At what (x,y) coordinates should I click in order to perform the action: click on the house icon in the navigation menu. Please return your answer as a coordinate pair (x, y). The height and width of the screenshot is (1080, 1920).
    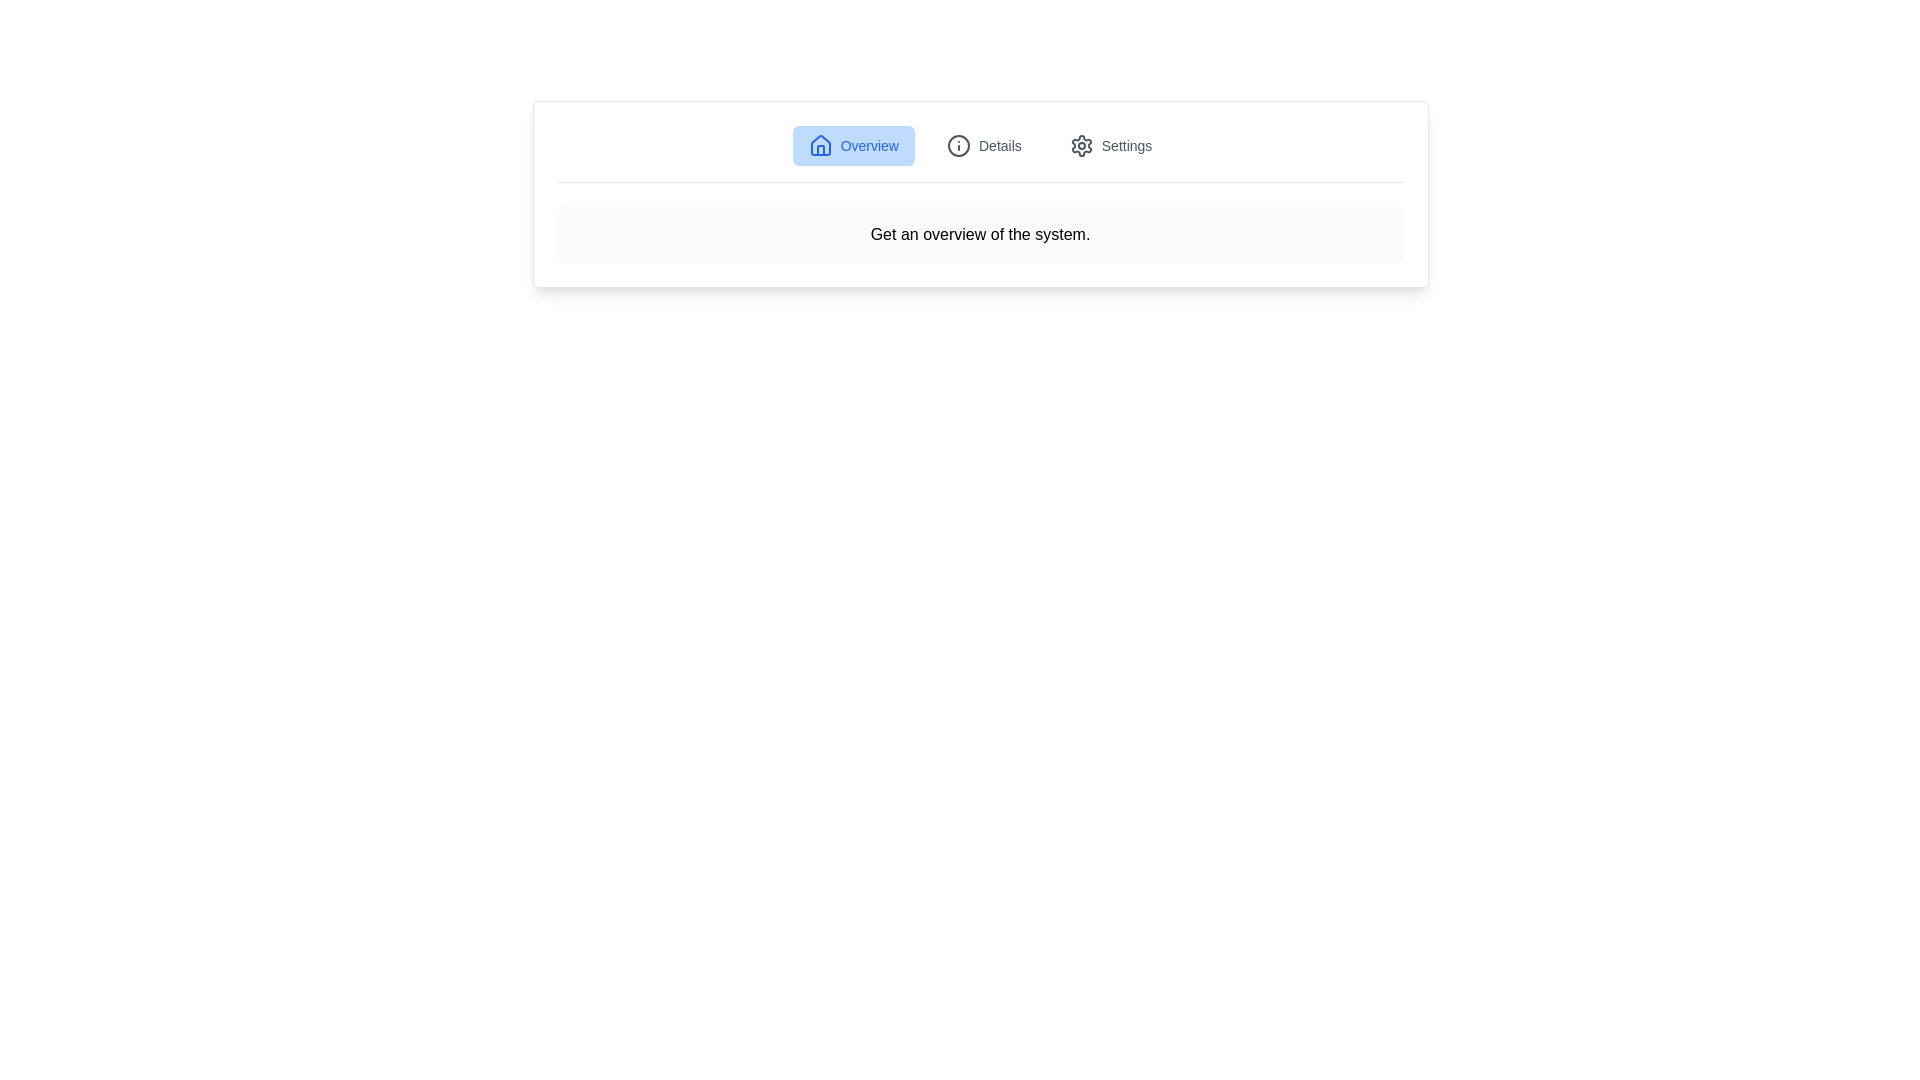
    Looking at the image, I should click on (820, 144).